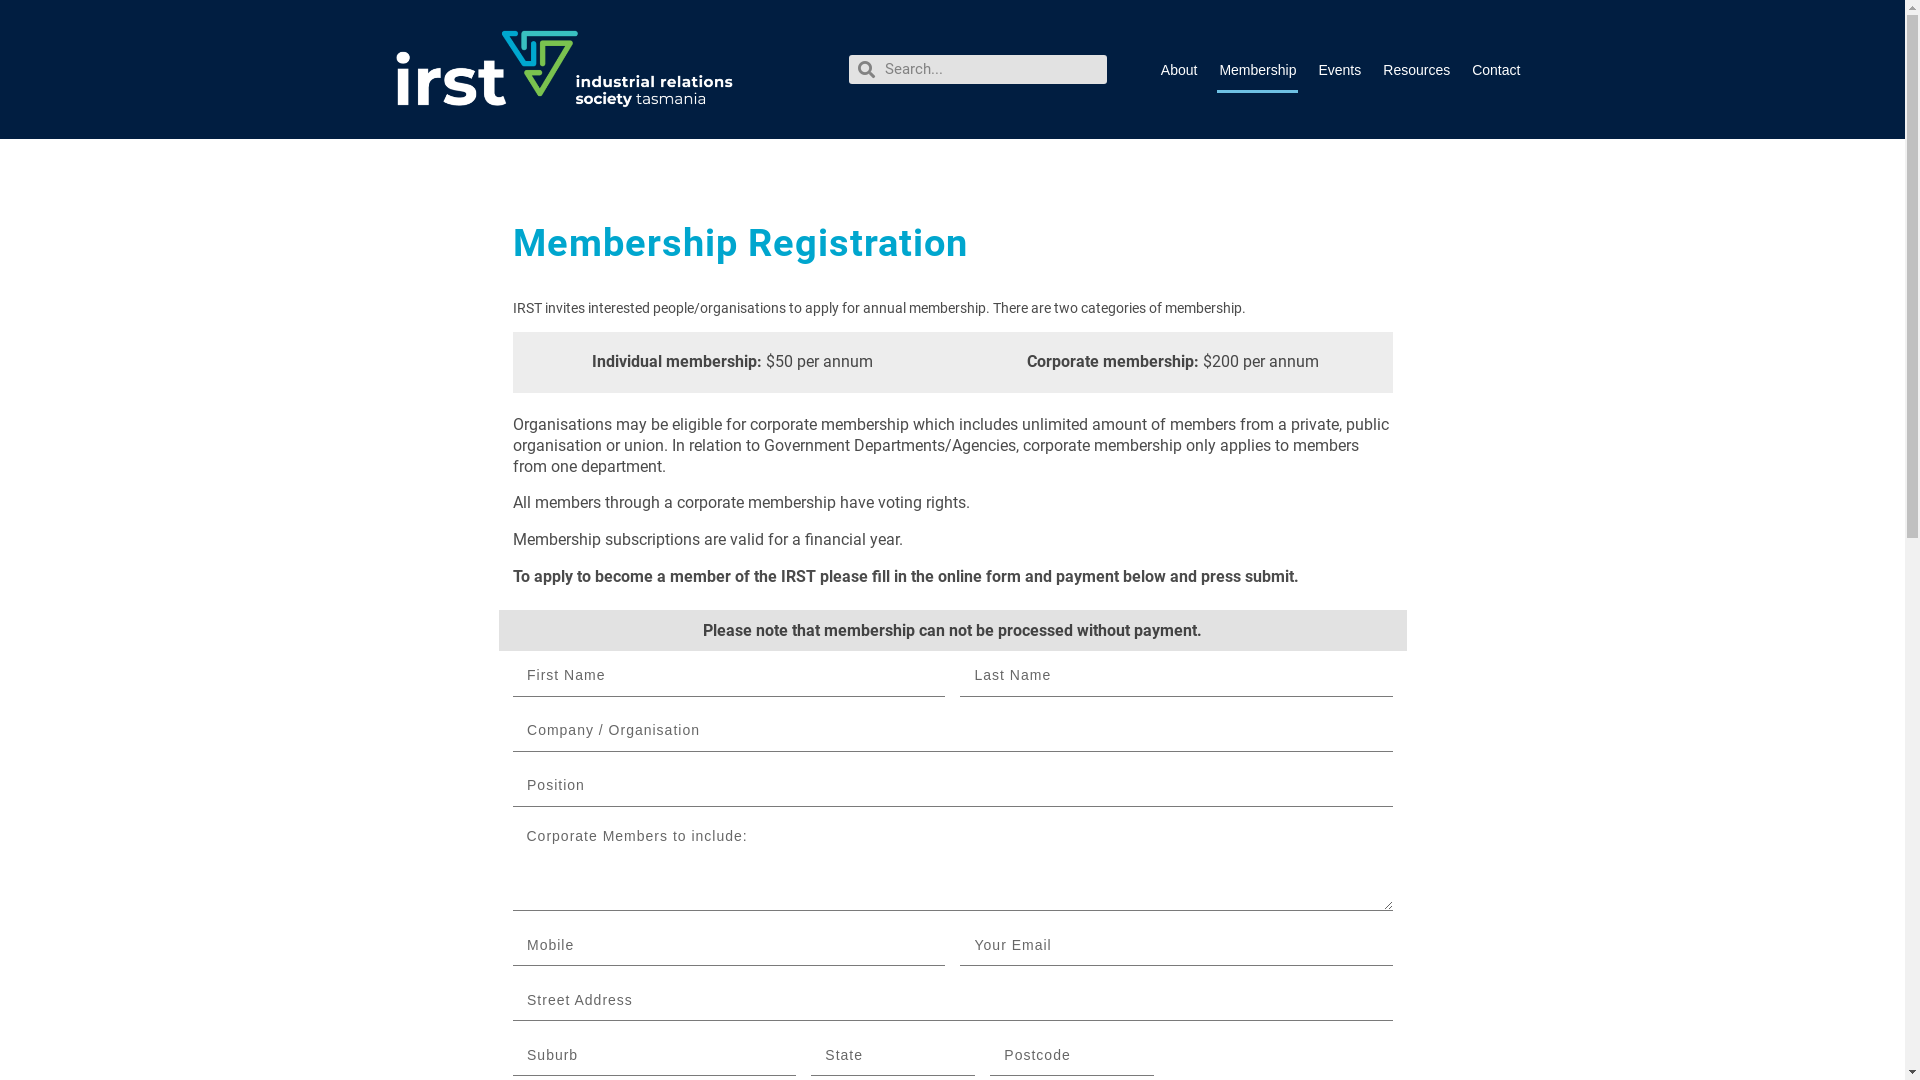  What do you see at coordinates (1256, 68) in the screenshot?
I see `'Membership'` at bounding box center [1256, 68].